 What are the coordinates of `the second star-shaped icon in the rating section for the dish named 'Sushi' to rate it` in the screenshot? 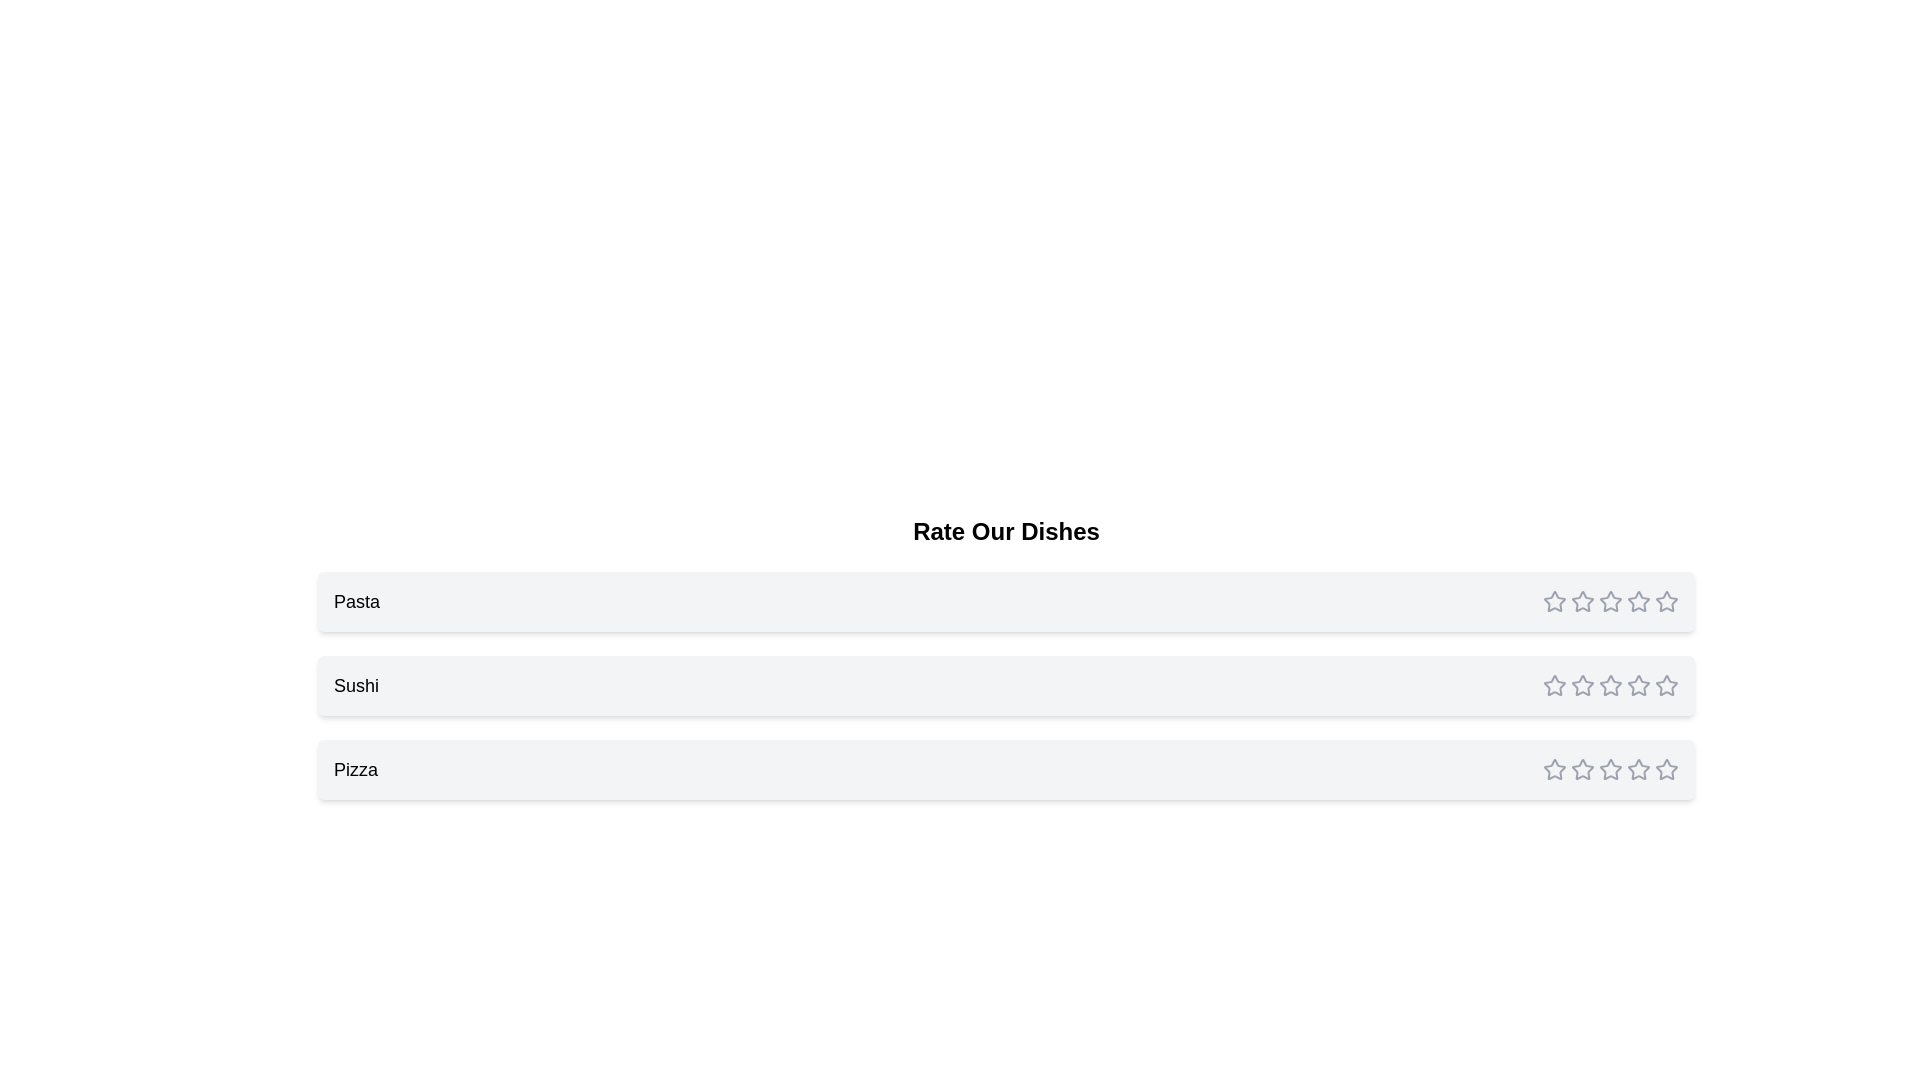 It's located at (1582, 684).